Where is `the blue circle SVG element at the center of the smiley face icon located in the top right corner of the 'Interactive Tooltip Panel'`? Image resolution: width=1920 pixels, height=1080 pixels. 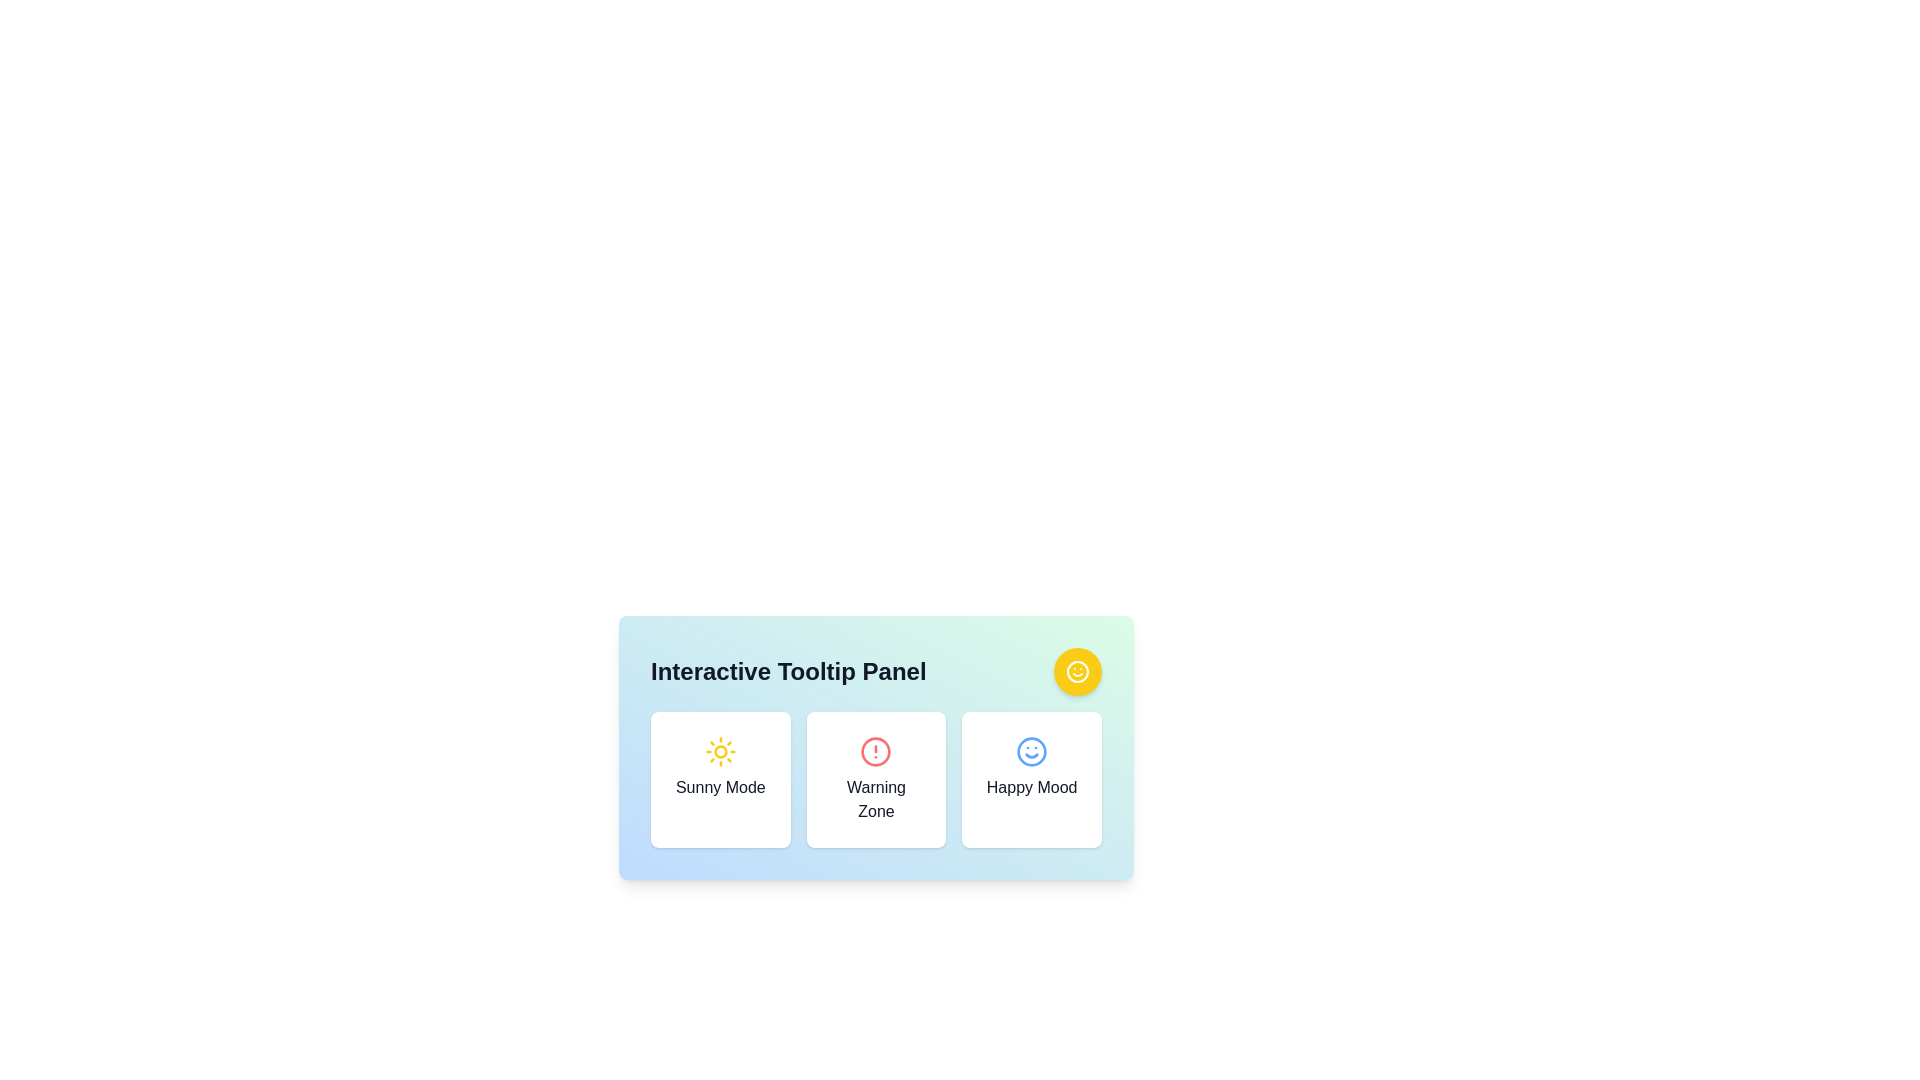 the blue circle SVG element at the center of the smiley face icon located in the top right corner of the 'Interactive Tooltip Panel' is located at coordinates (1032, 752).